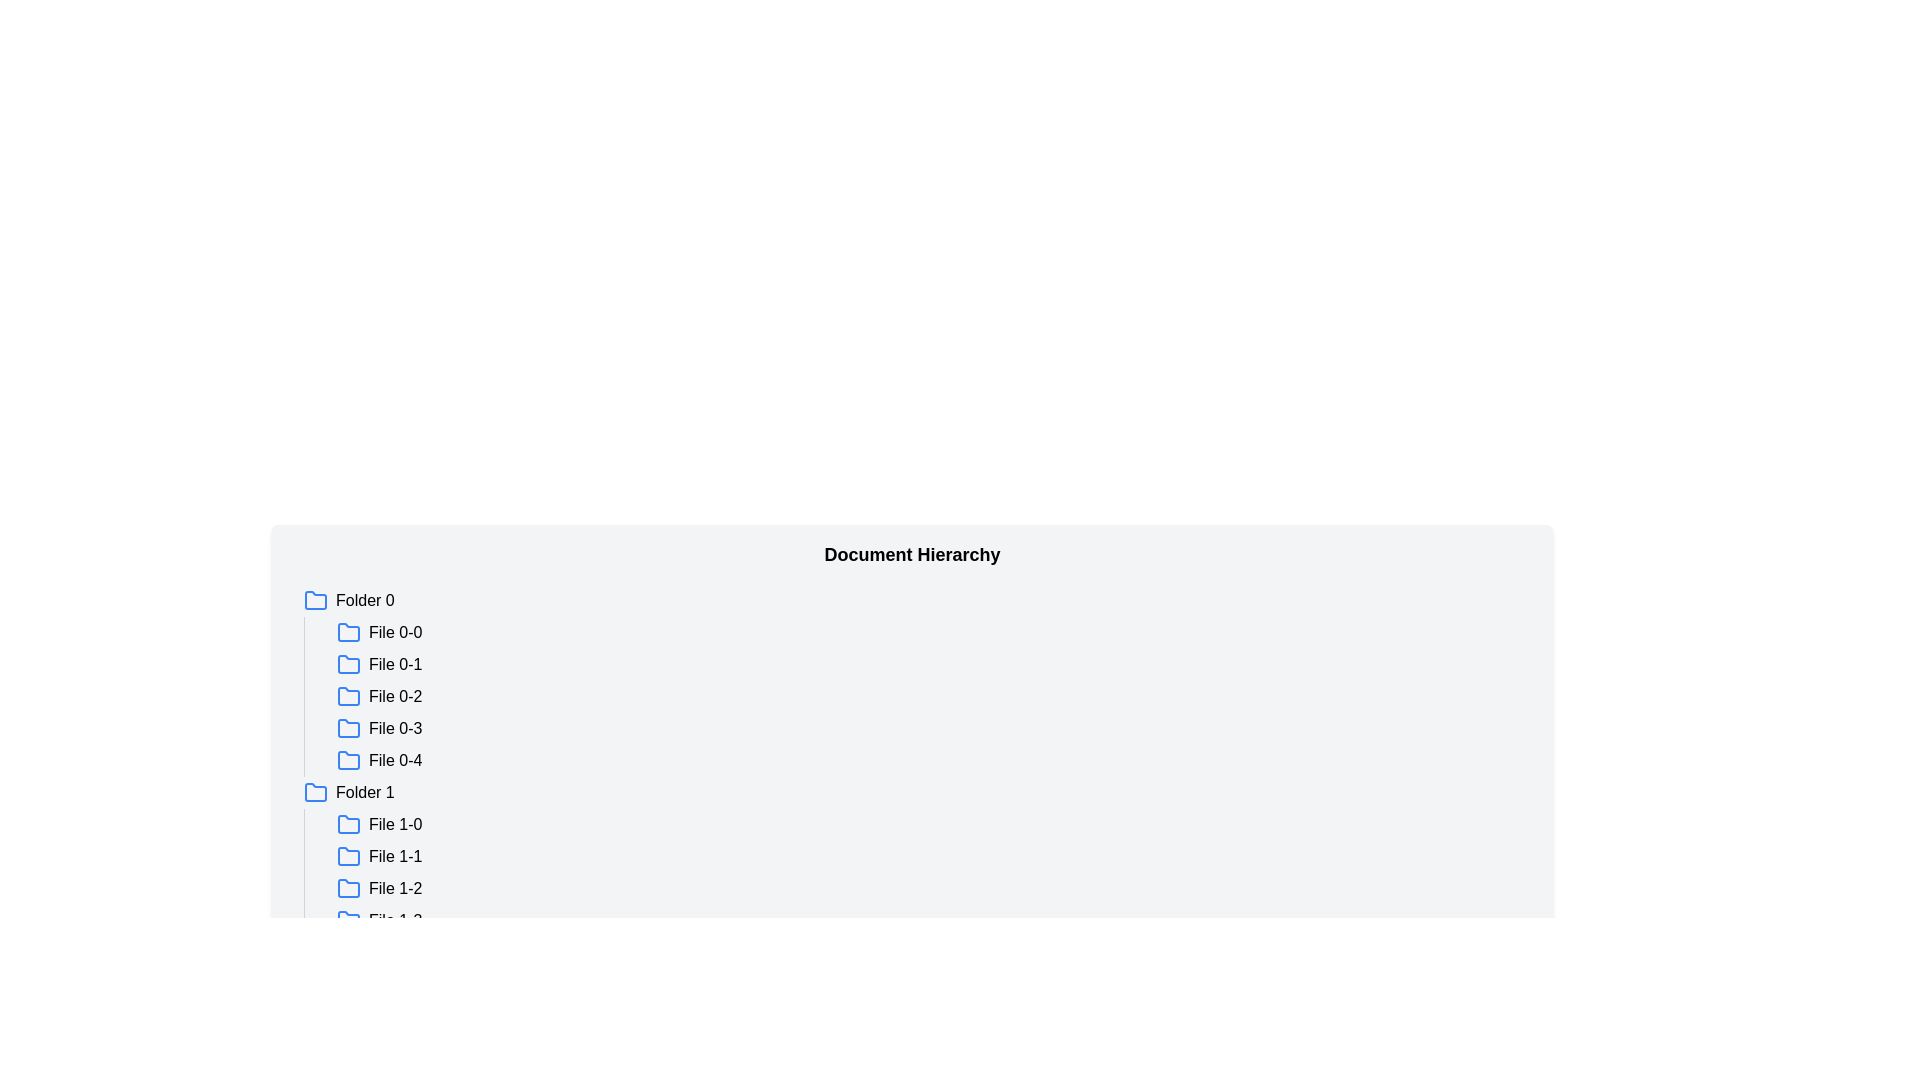  I want to click on the folder icon associated with 'File 0-2', so click(349, 694).